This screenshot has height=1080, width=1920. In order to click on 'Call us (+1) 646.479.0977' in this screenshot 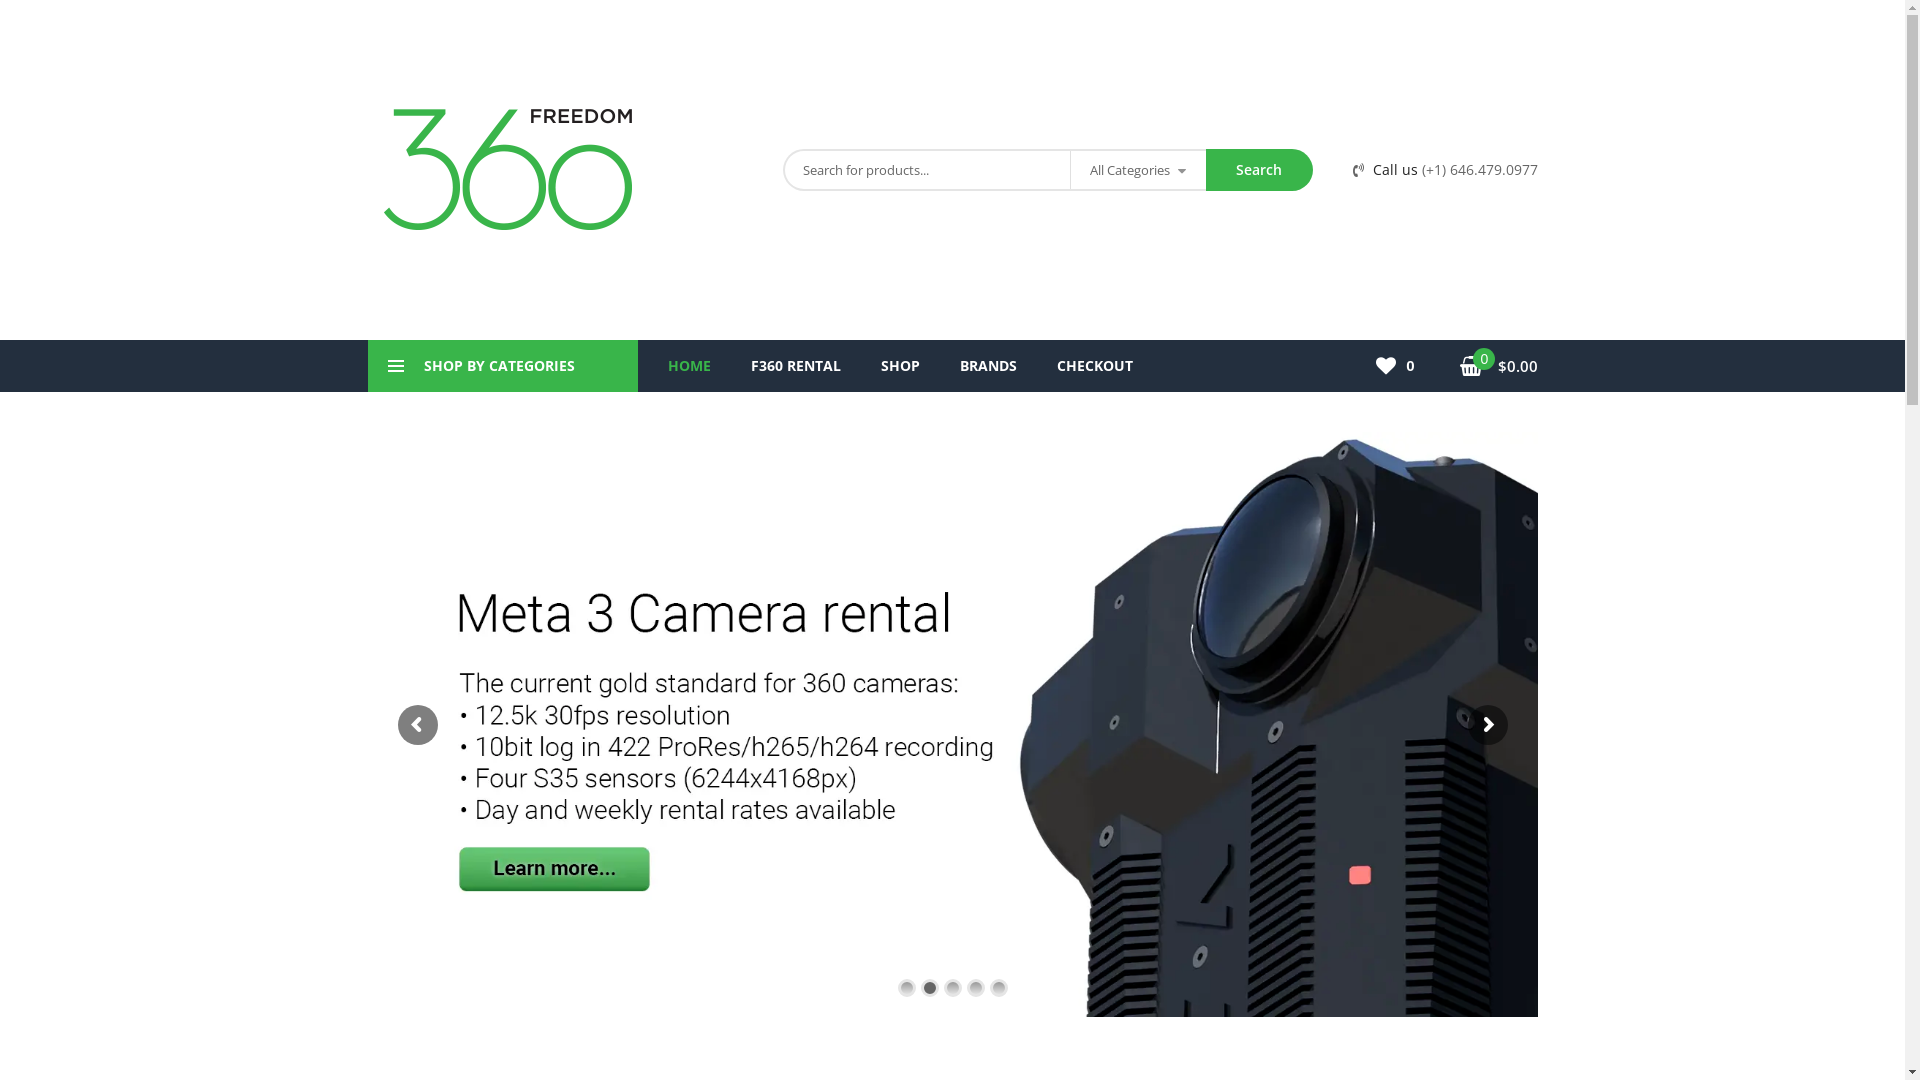, I will do `click(1444, 168)`.